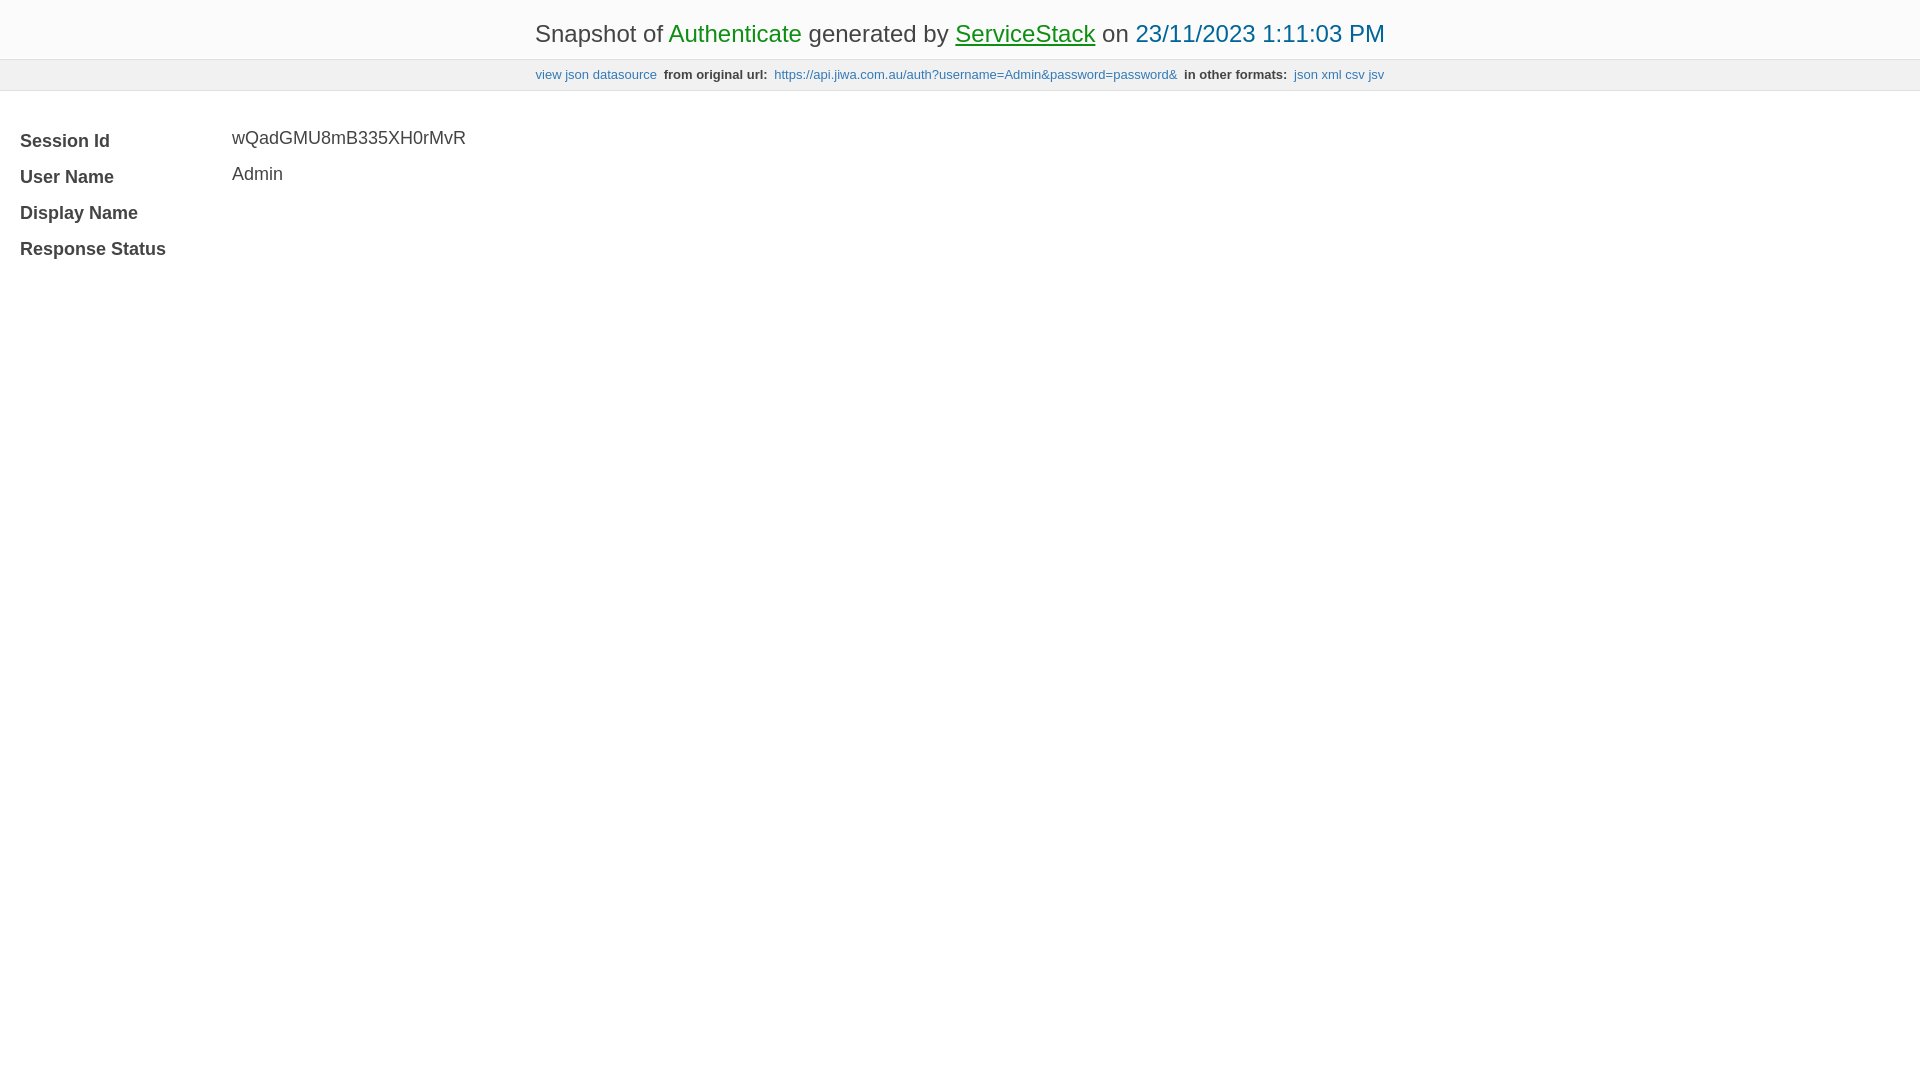 Image resolution: width=1920 pixels, height=1080 pixels. What do you see at coordinates (1025, 33) in the screenshot?
I see `'ServiceStack'` at bounding box center [1025, 33].